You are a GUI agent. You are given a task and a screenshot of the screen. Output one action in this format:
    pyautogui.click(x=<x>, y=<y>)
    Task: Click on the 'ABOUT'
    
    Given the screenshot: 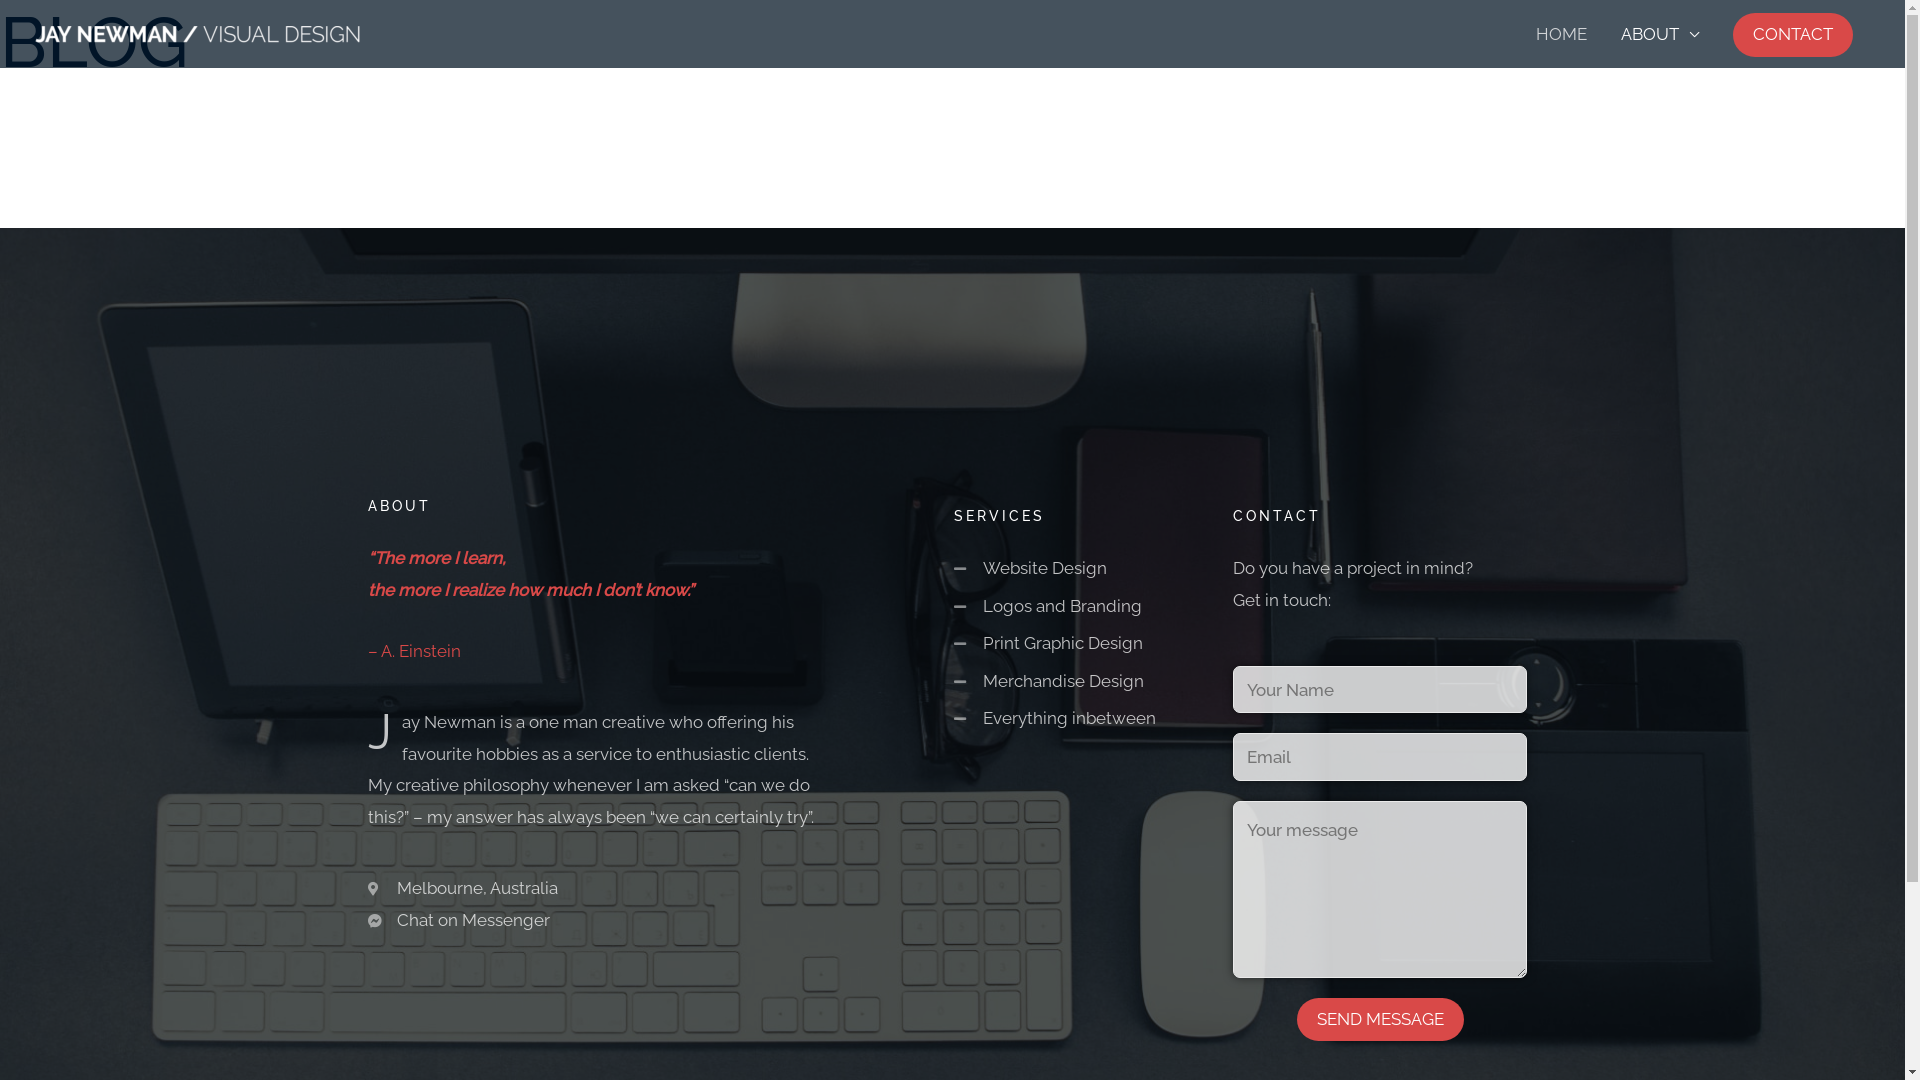 What is the action you would take?
    pyautogui.click(x=1660, y=34)
    